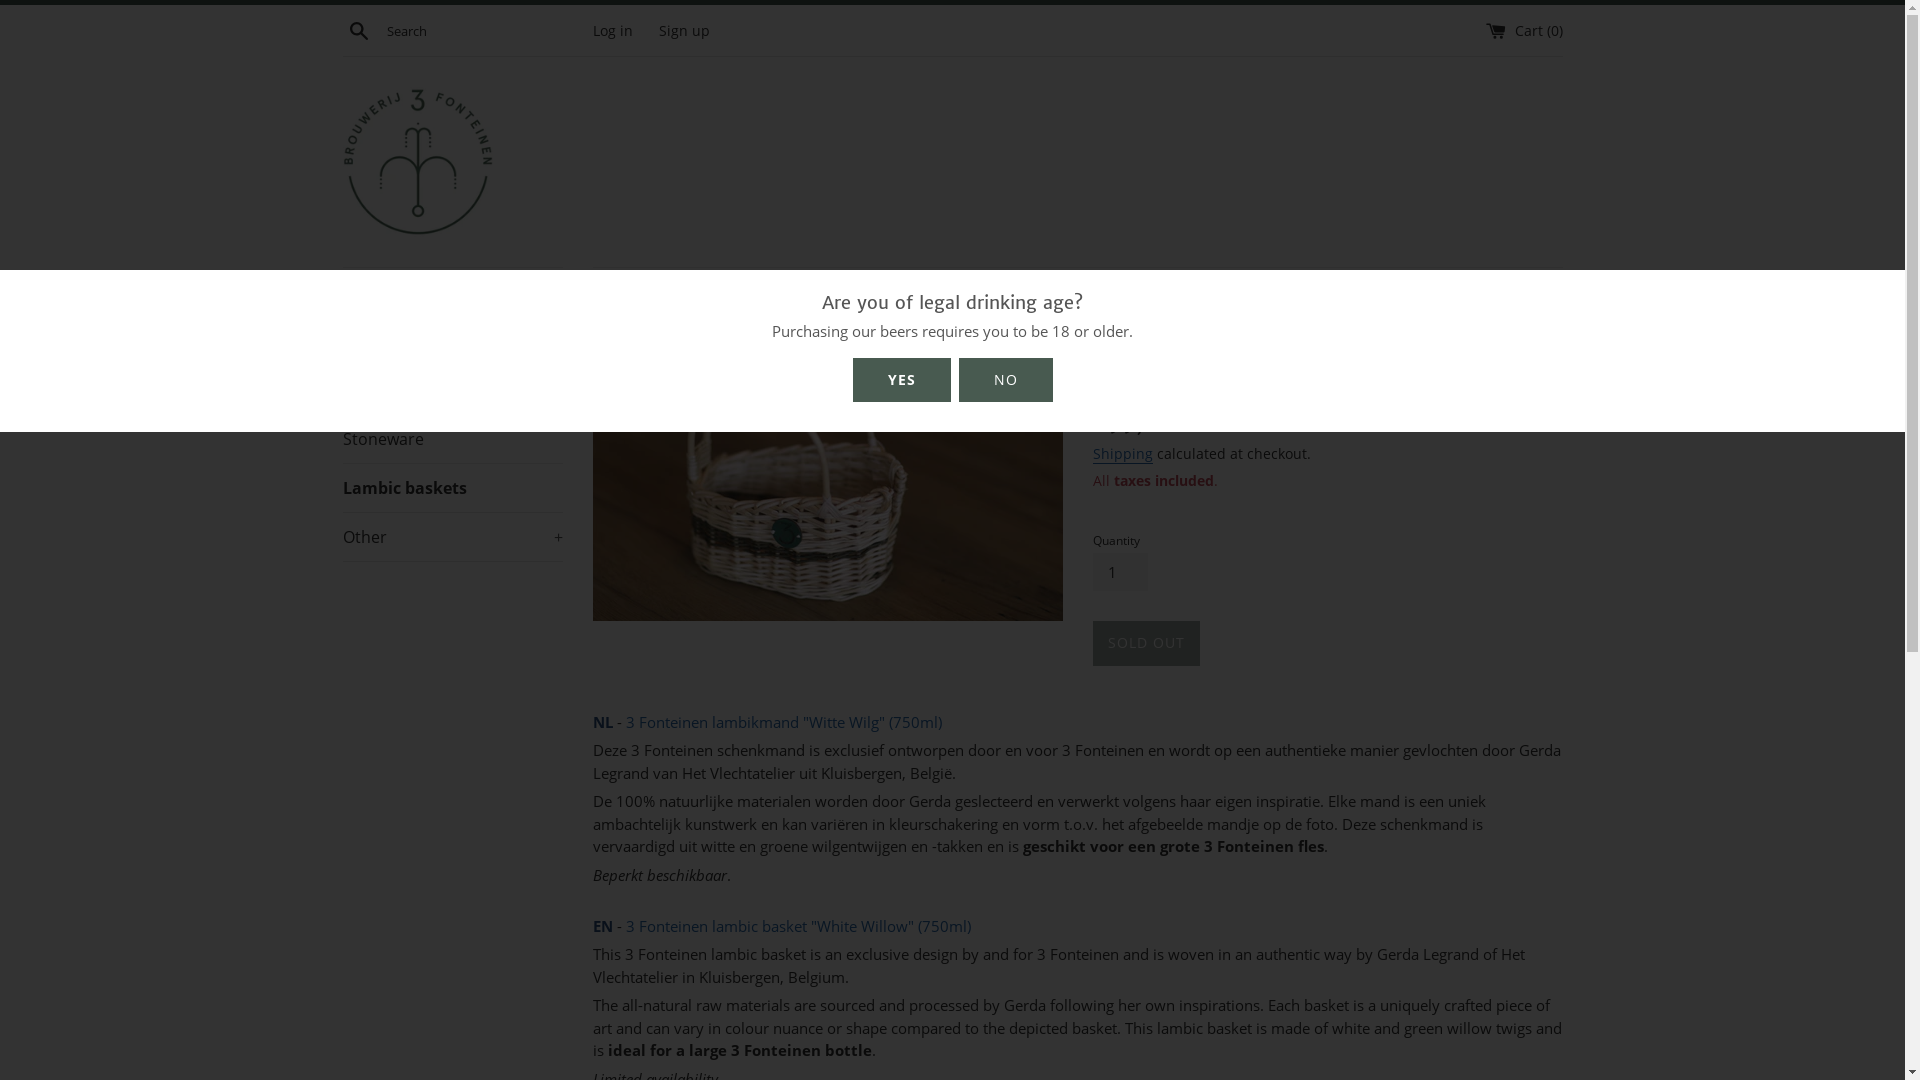 Image resolution: width=1920 pixels, height=1080 pixels. Describe the element at coordinates (1145, 643) in the screenshot. I see `'SOLD OUT'` at that location.